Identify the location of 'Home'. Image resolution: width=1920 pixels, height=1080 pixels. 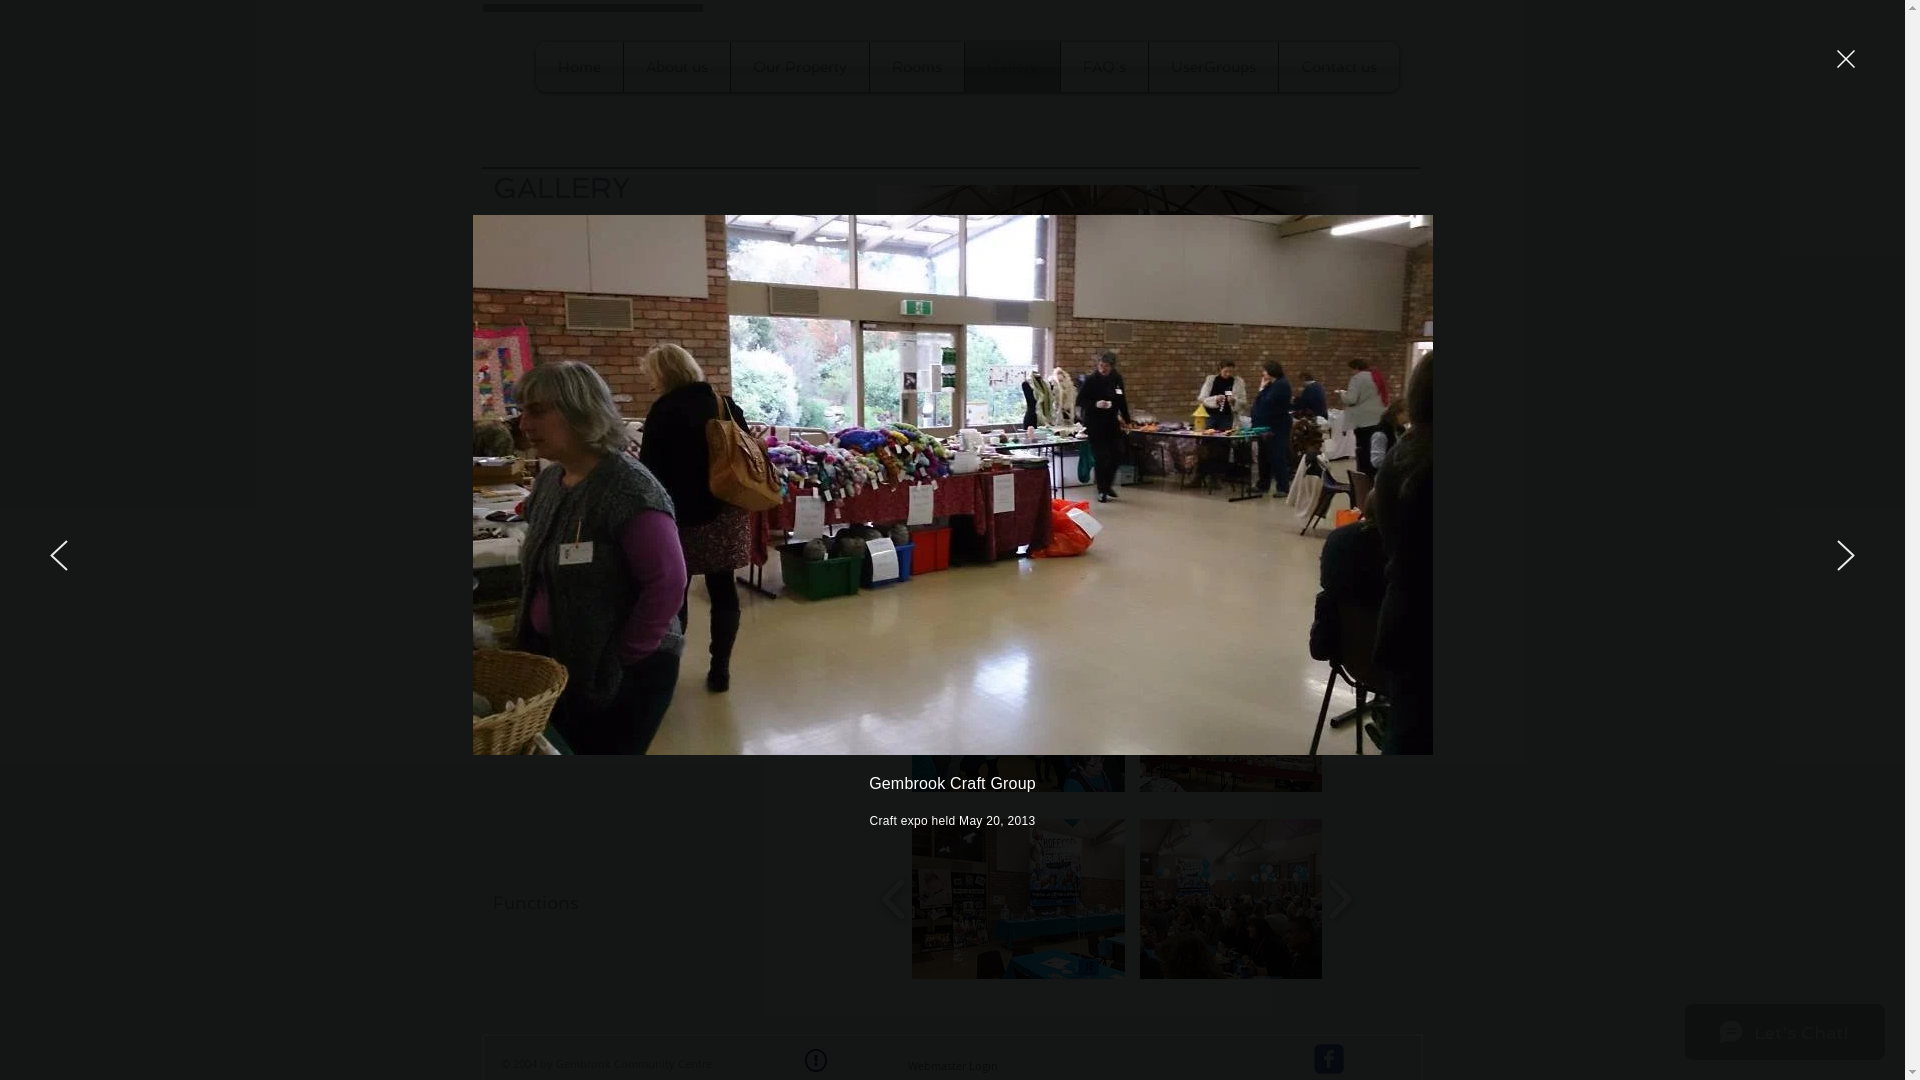
(578, 65).